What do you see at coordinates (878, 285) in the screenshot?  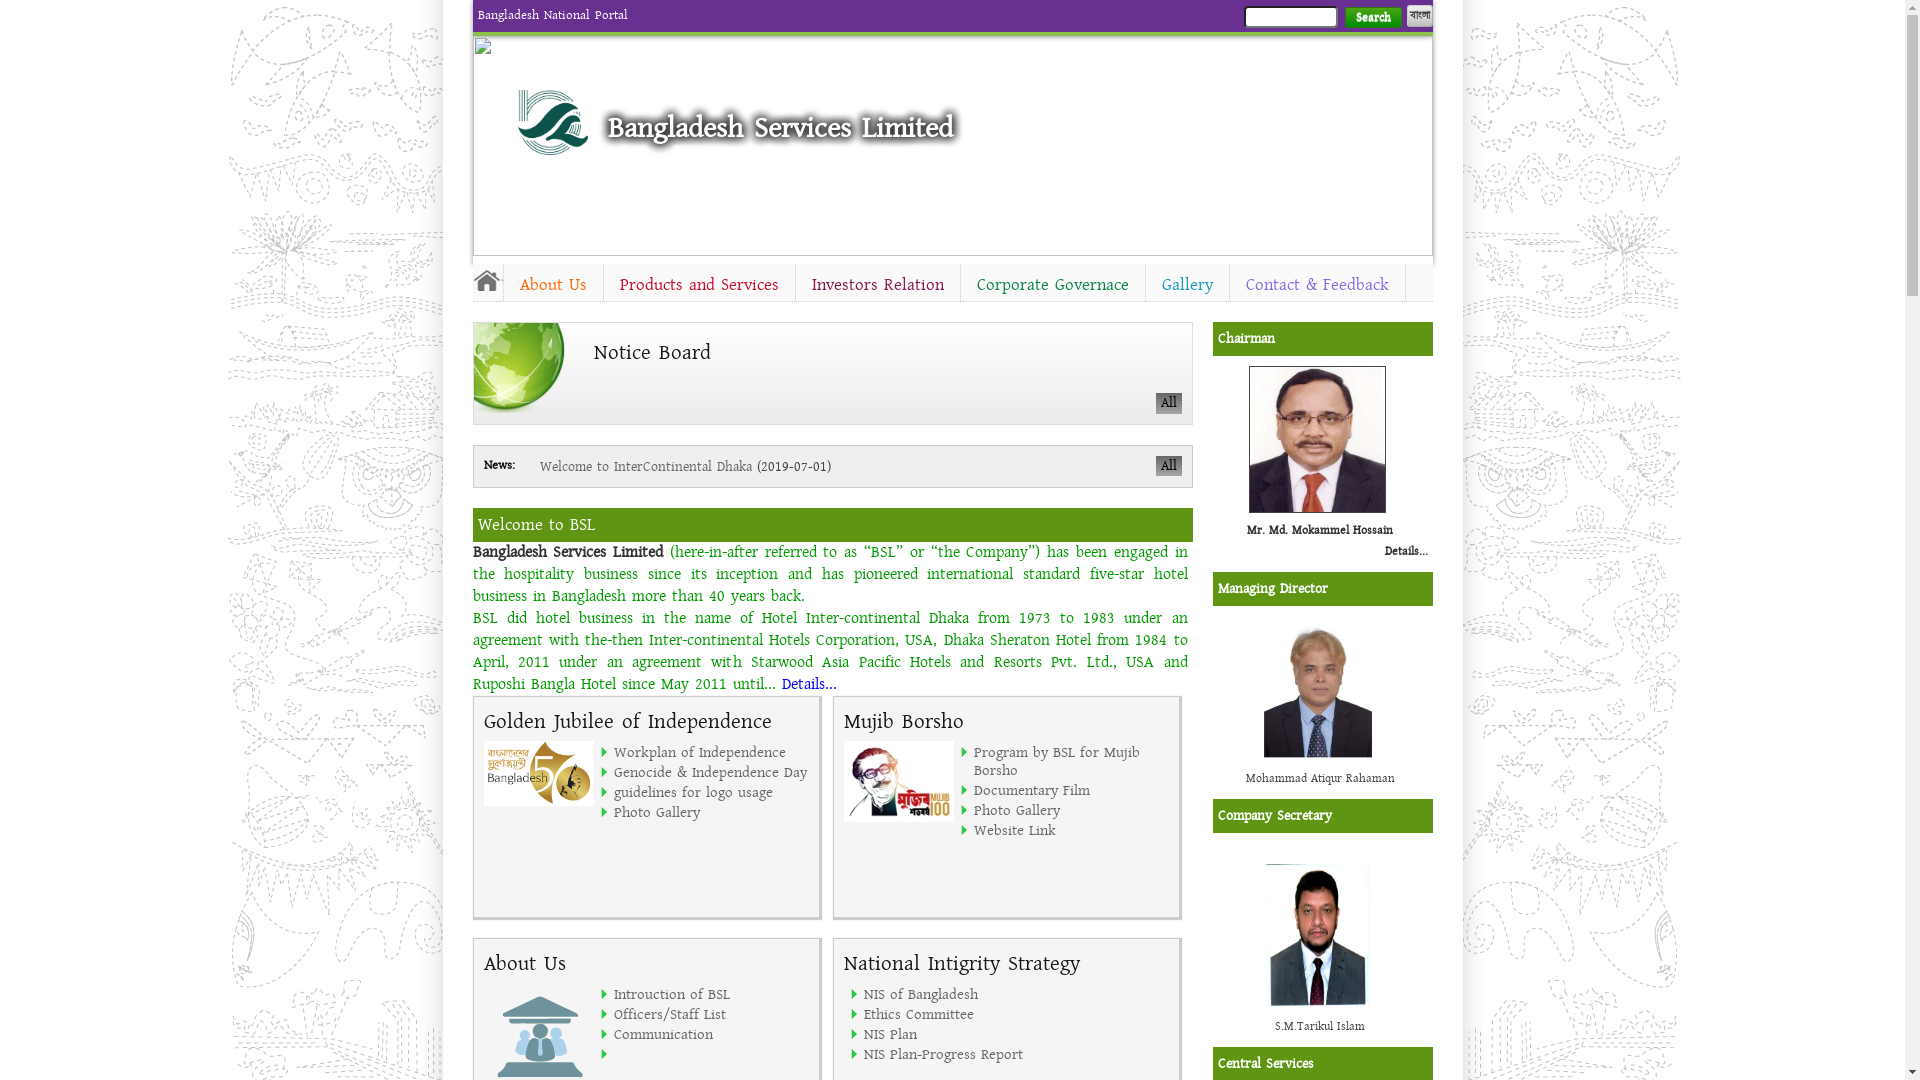 I see `'Investors Relation'` at bounding box center [878, 285].